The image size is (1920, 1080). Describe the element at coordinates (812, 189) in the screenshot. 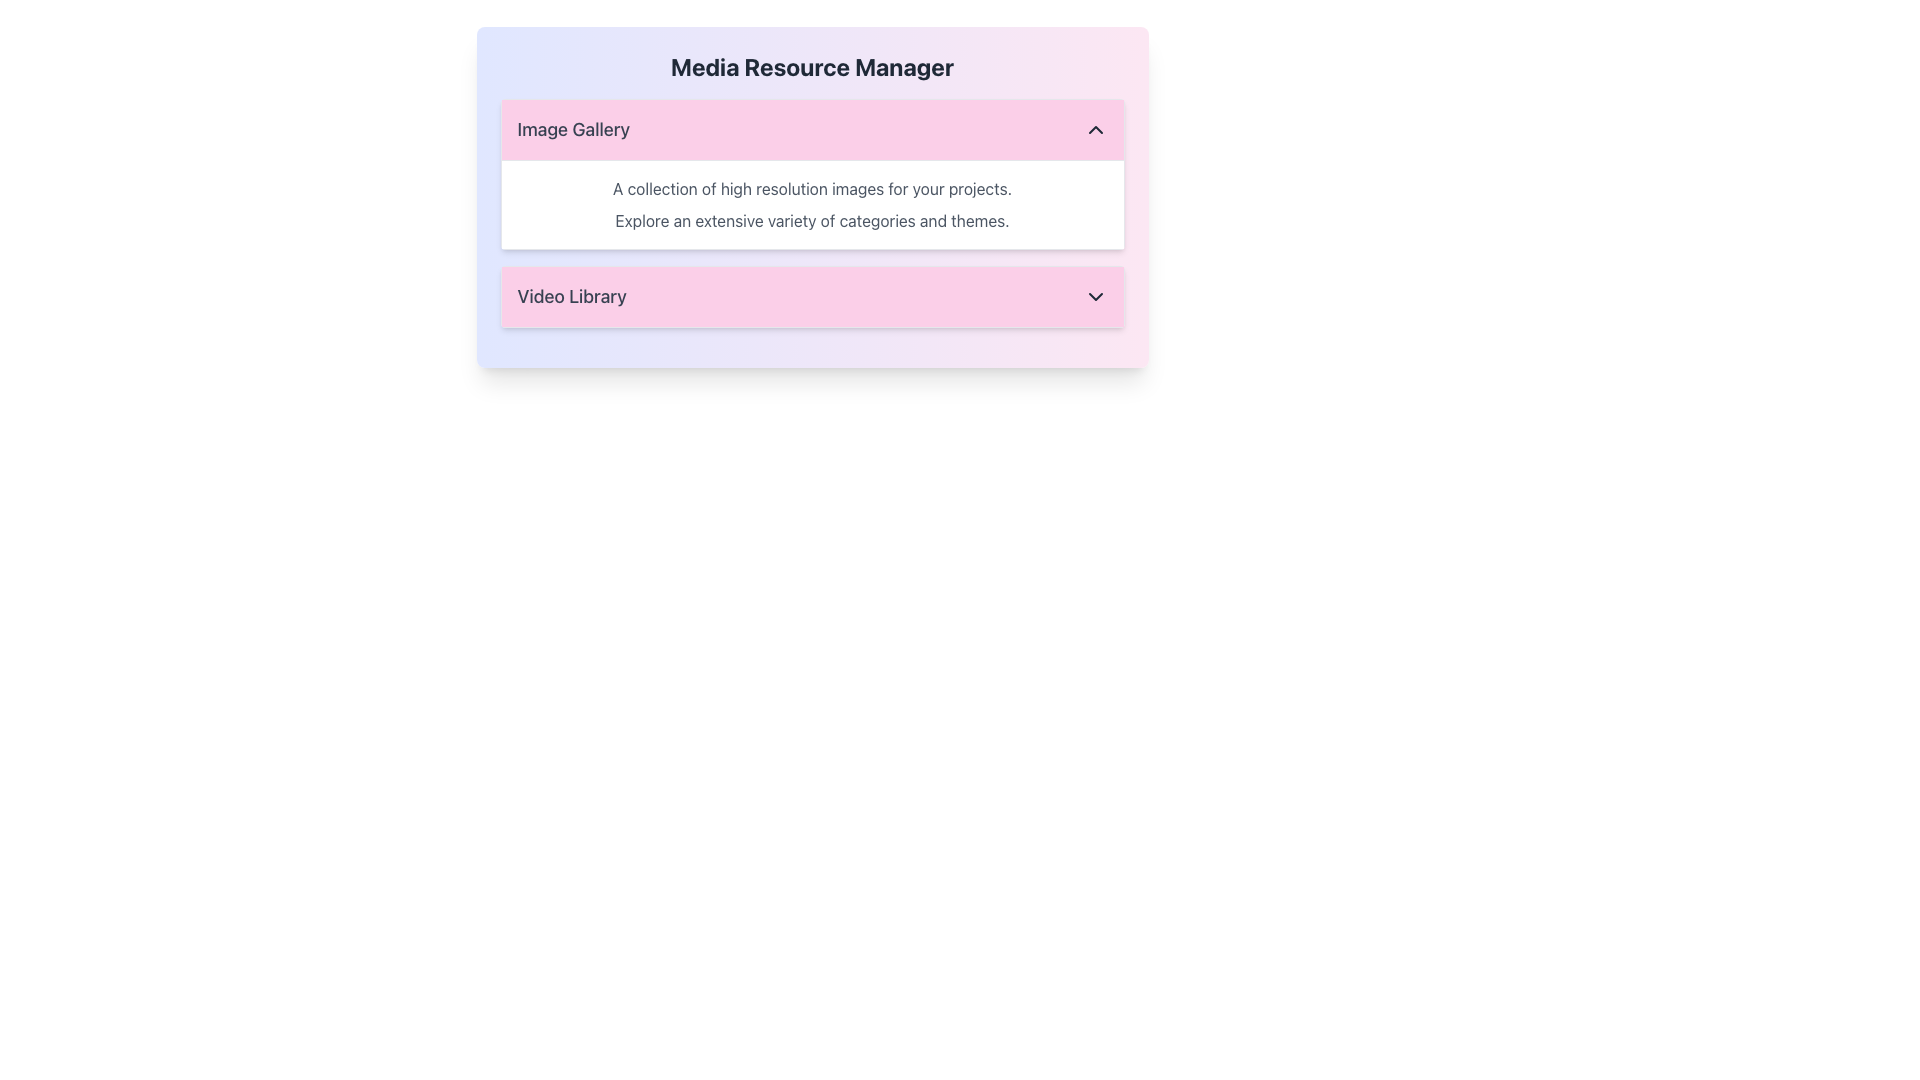

I see `the static text displaying 'A collection of high resolution images for your projects.' located in the 'Image Gallery' section, positioned directly above the text line 'Explore an extensive variety of categories and themes.'` at that location.